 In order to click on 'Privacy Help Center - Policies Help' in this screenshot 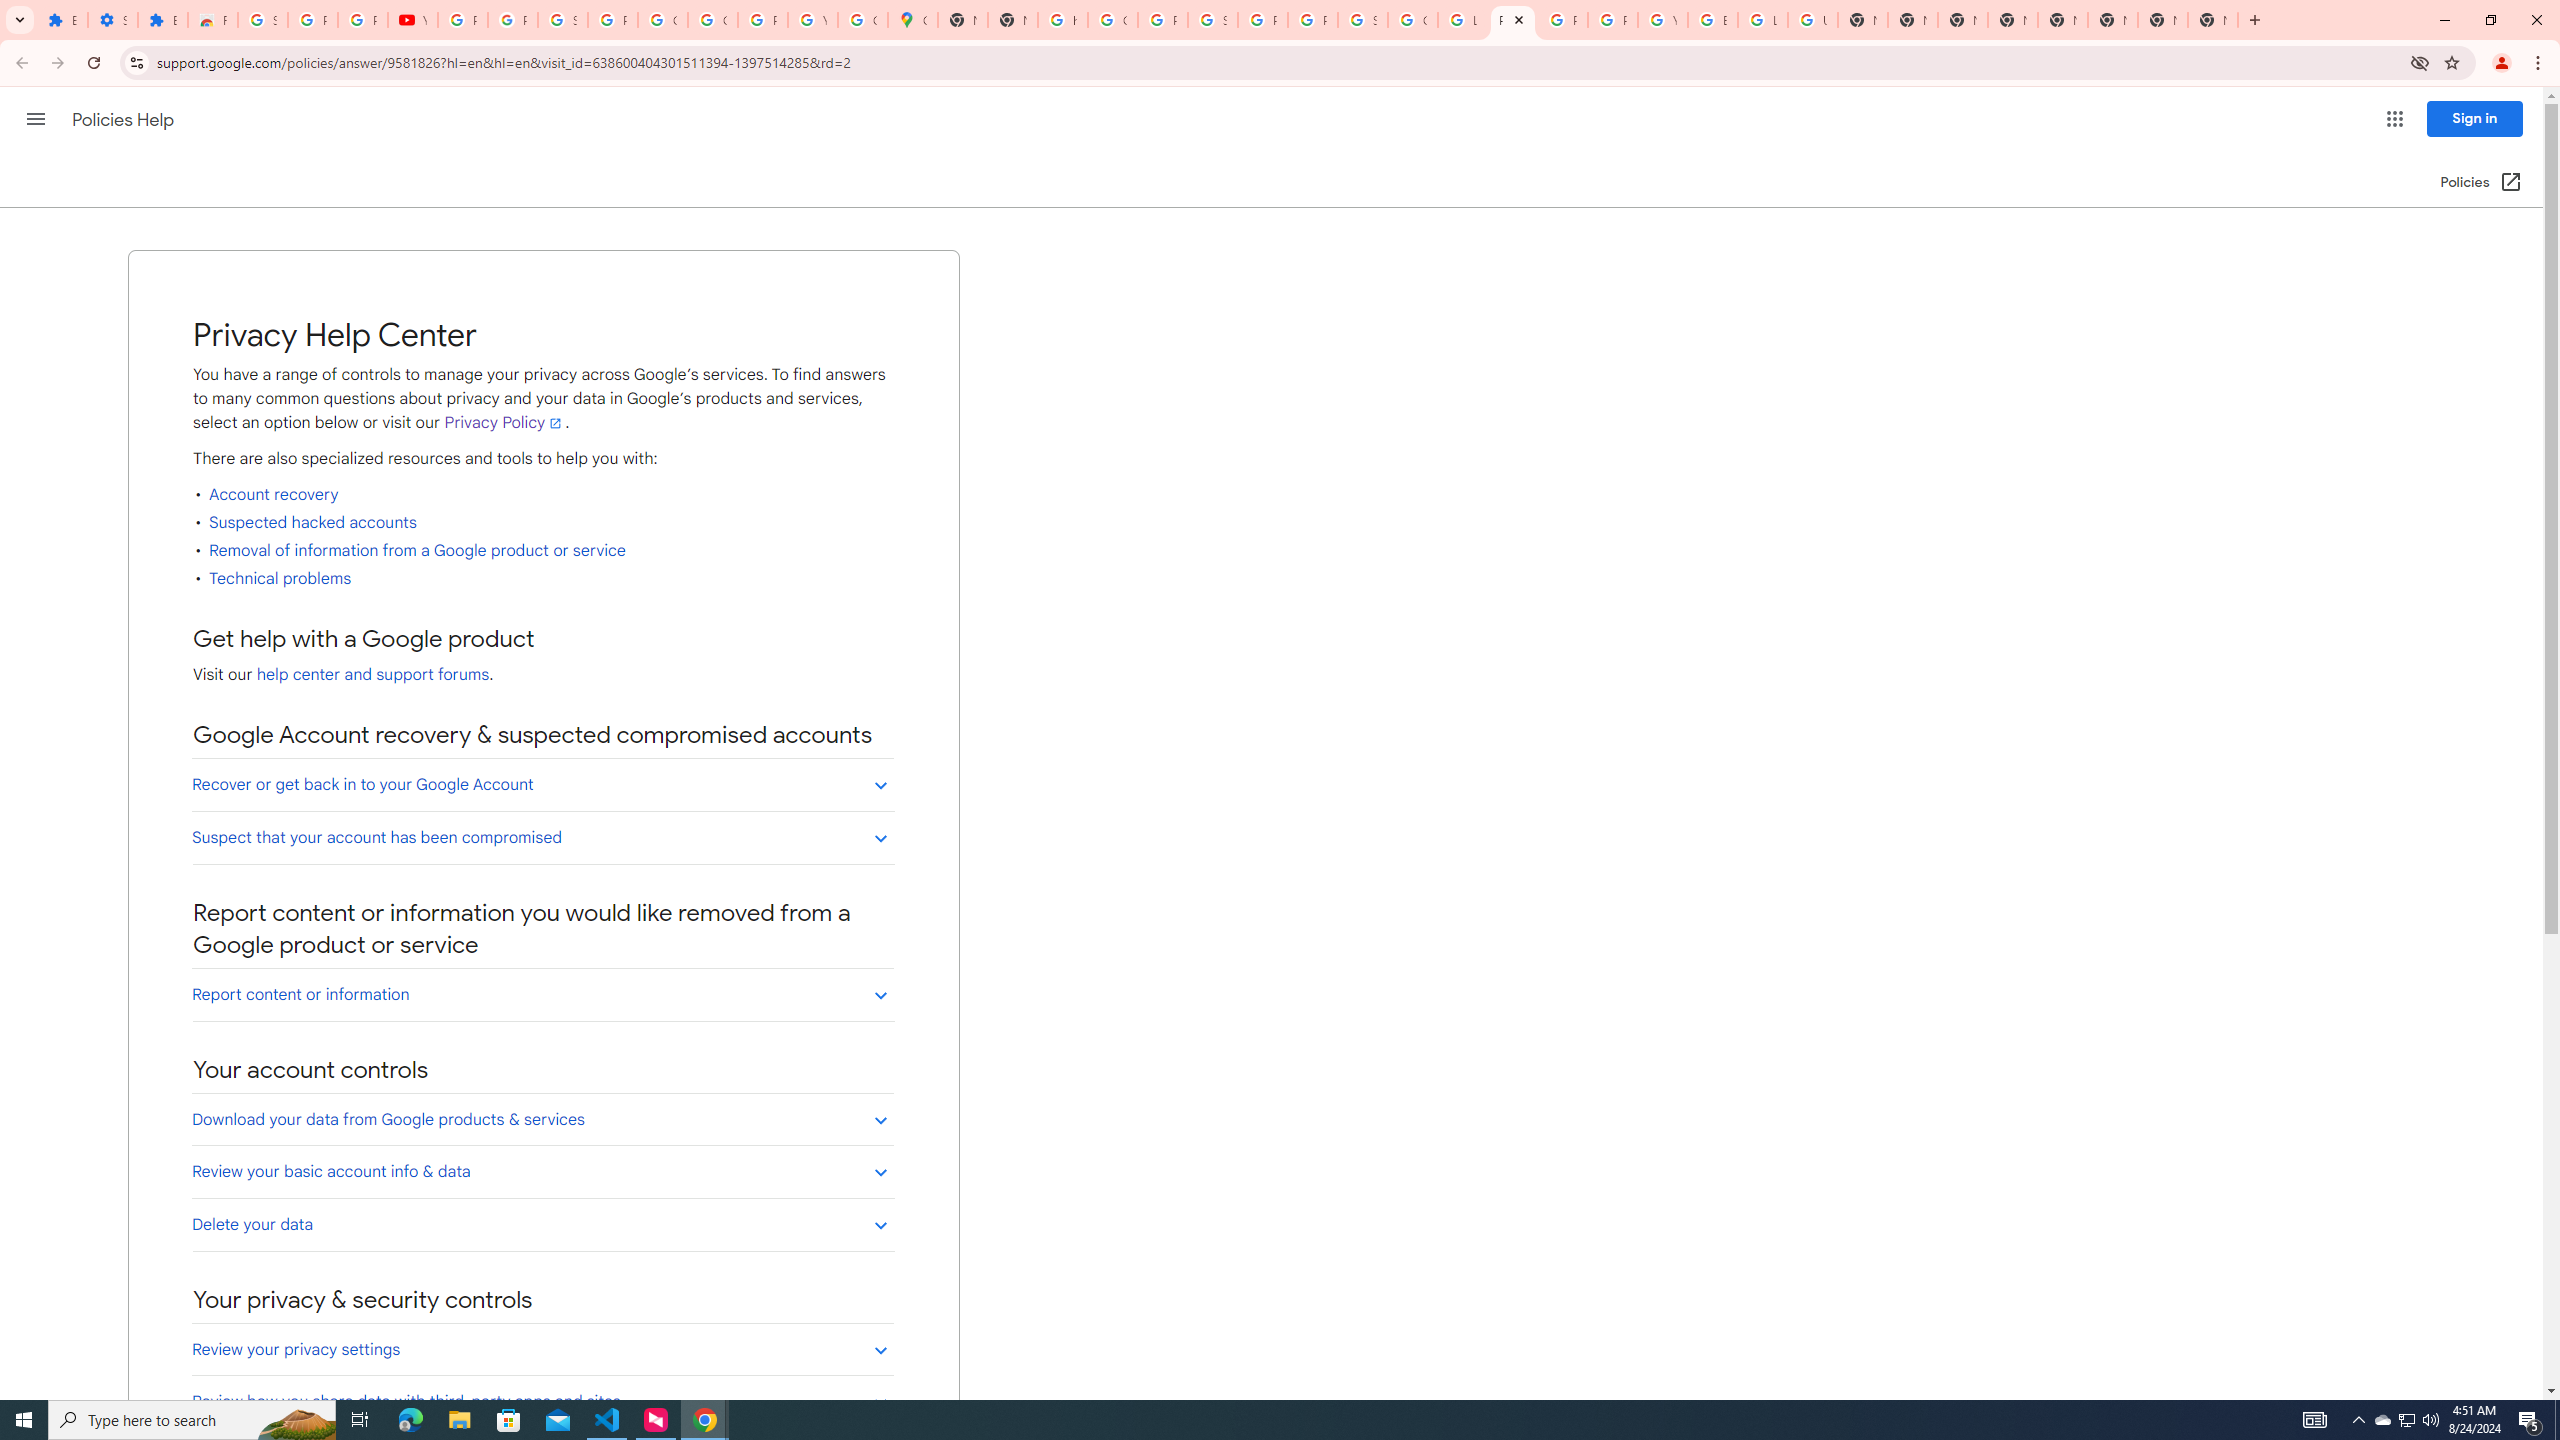, I will do `click(1512, 19)`.